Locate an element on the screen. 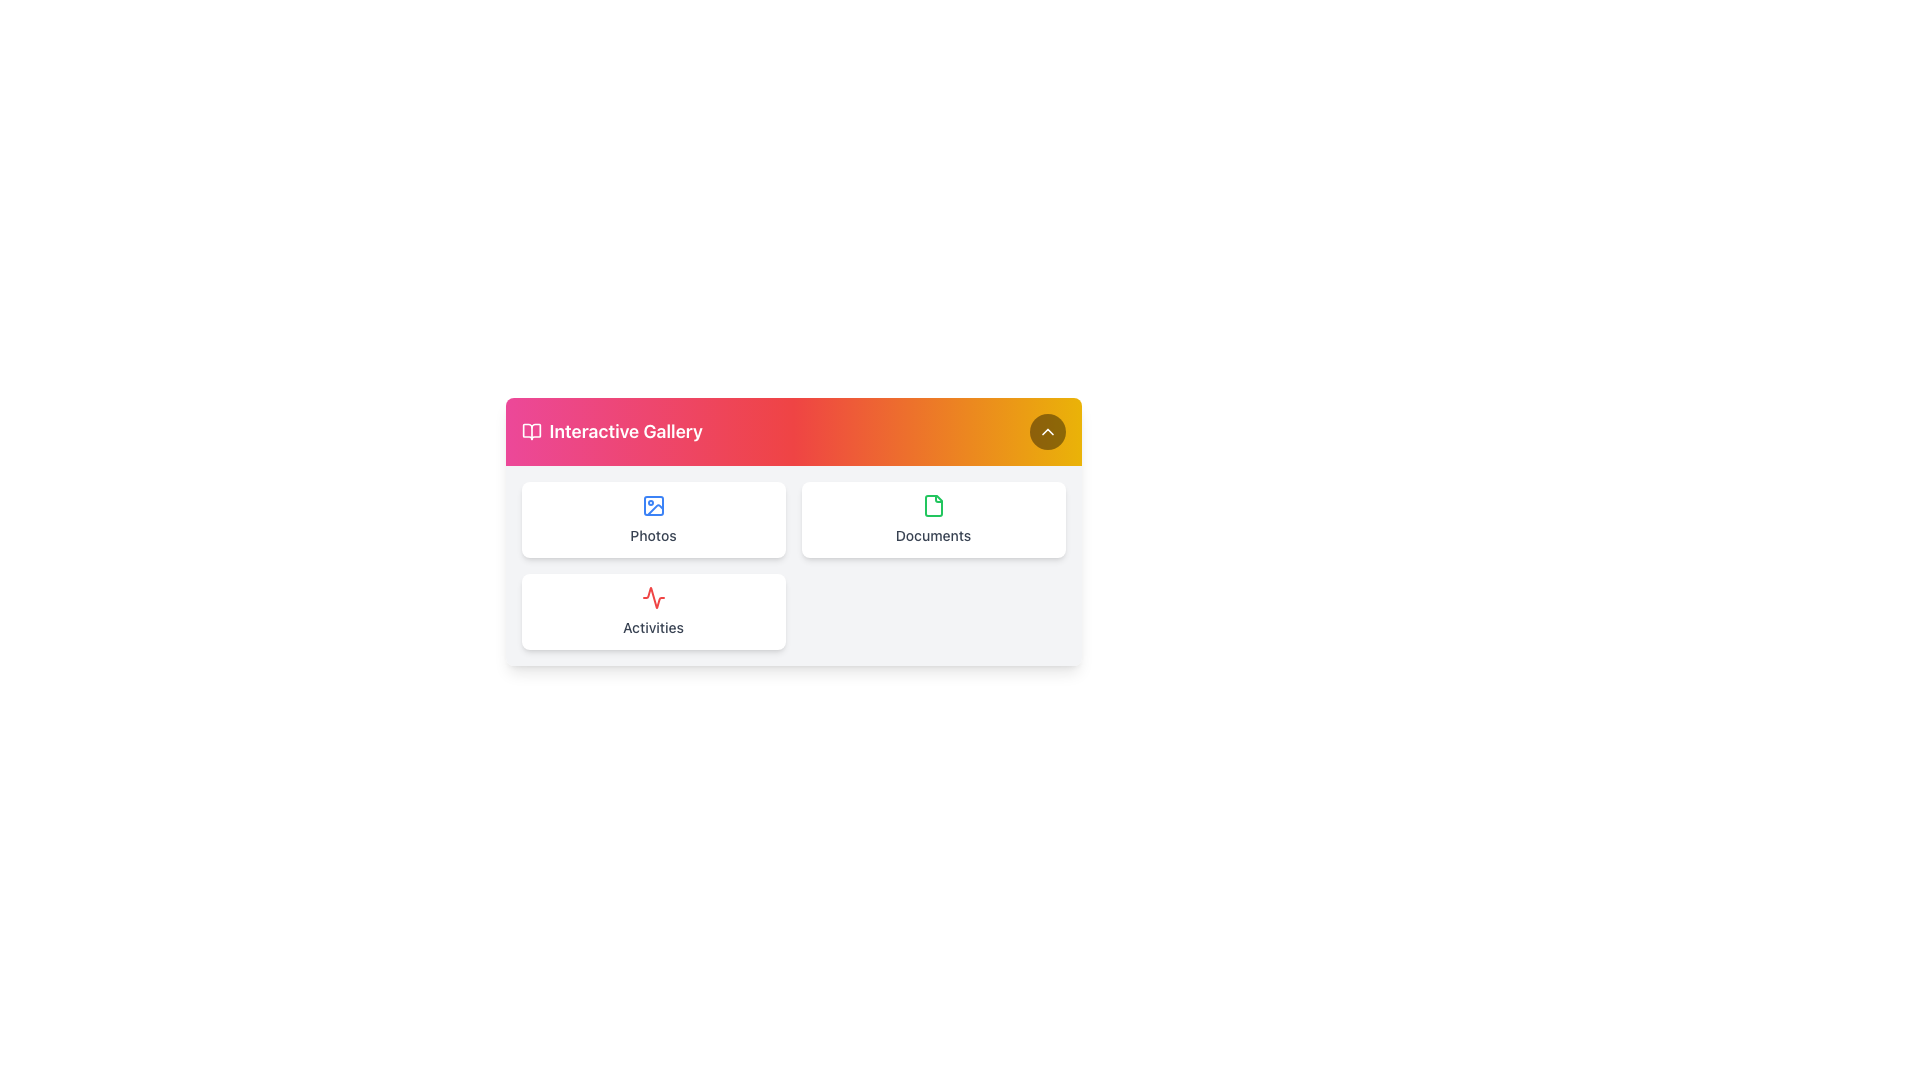 Image resolution: width=1920 pixels, height=1080 pixels. the text label located at the bottom of a rounded white panel, positioned directly below the activity icon (pulse line) is located at coordinates (653, 627).